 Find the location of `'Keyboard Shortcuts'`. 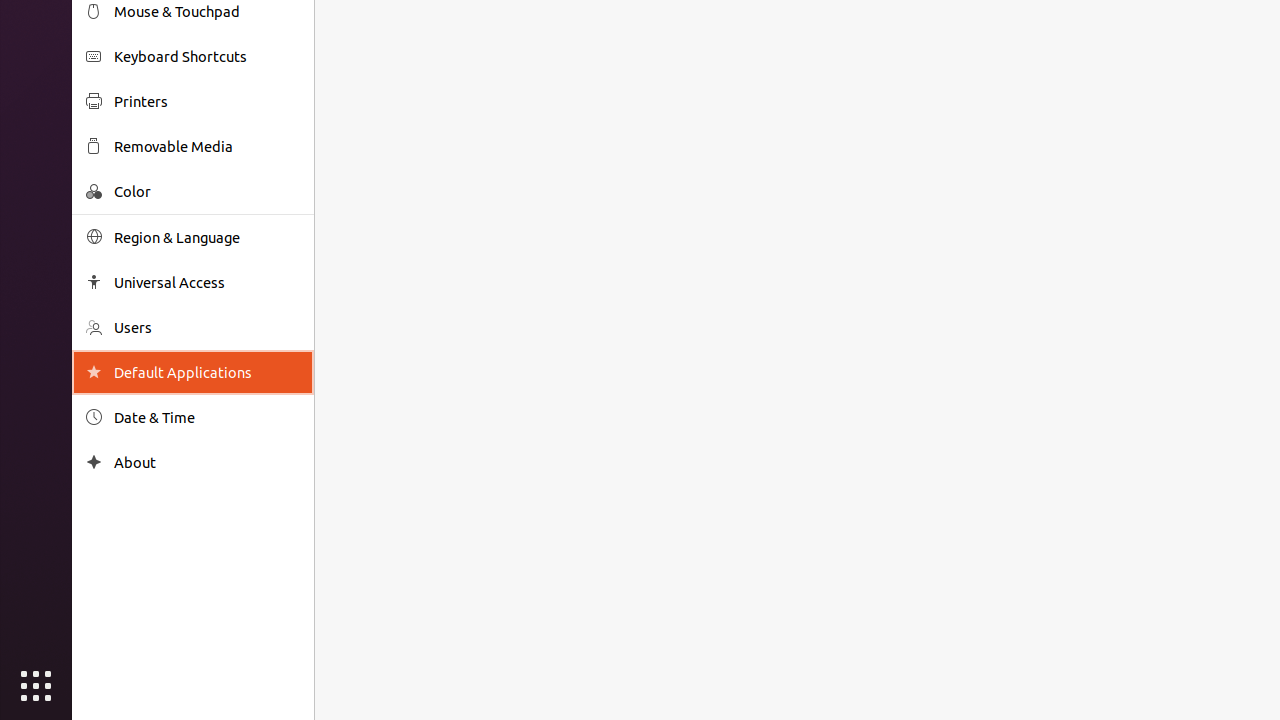

'Keyboard Shortcuts' is located at coordinates (206, 55).